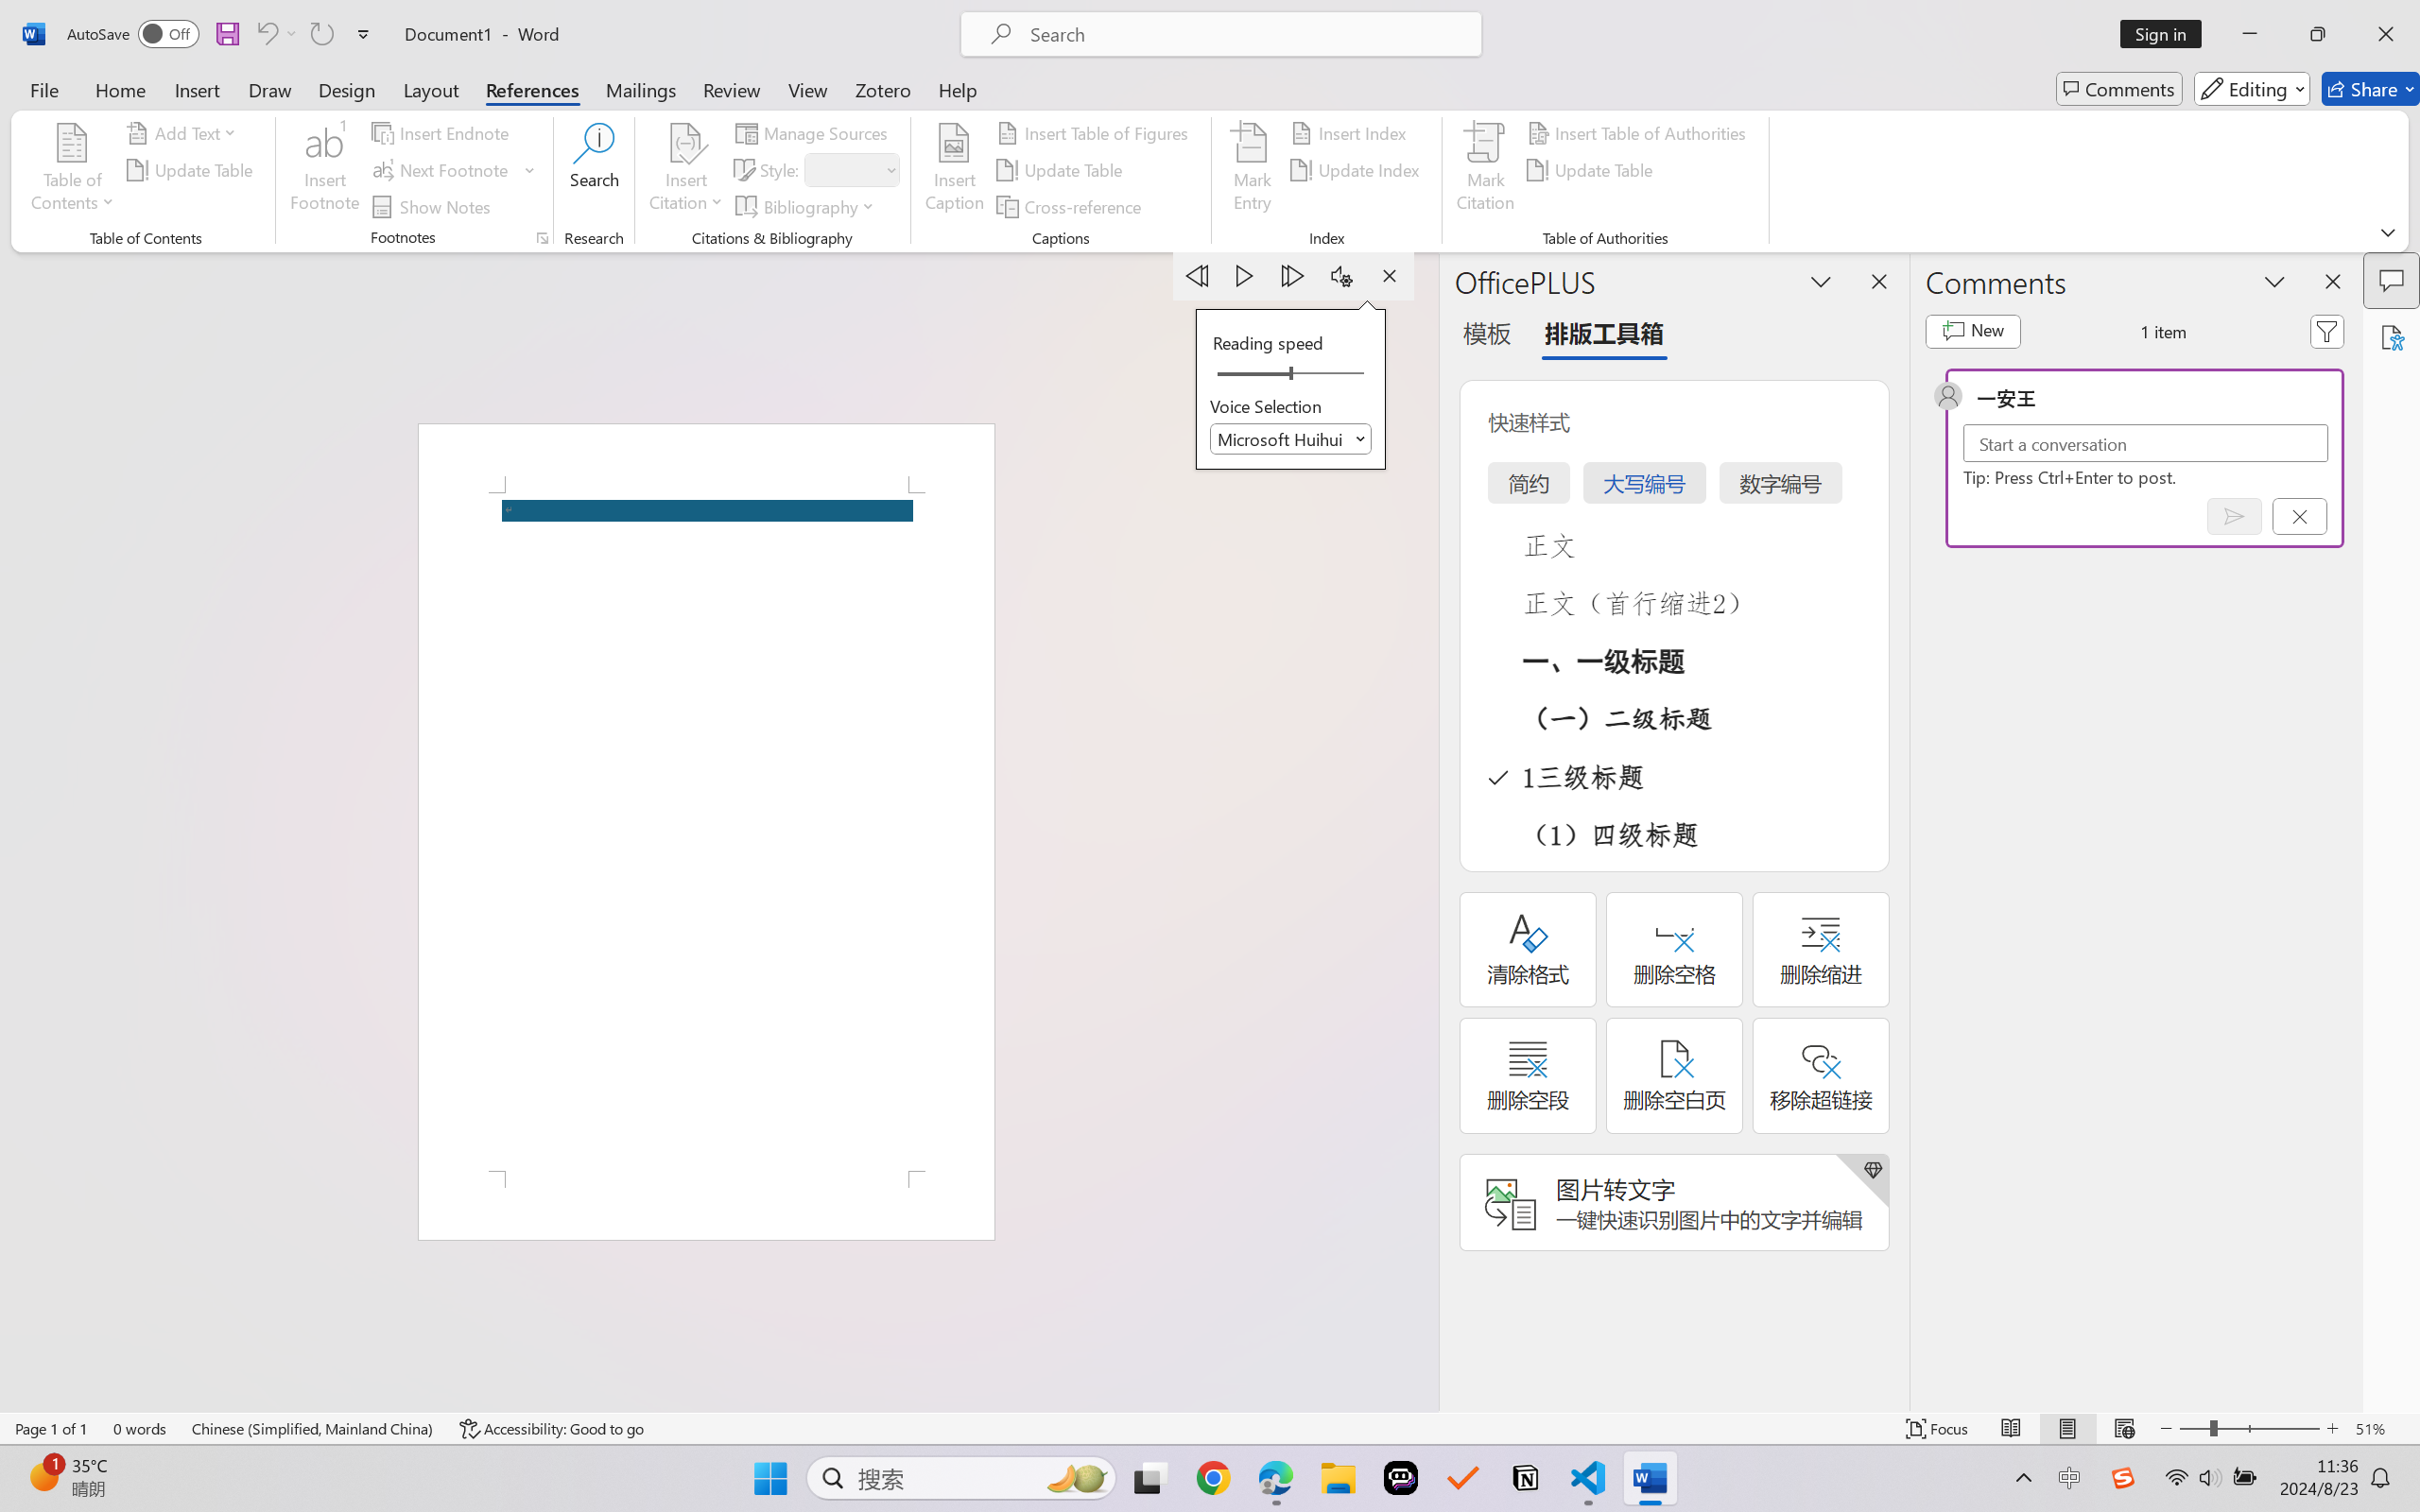 The image size is (2420, 1512). I want to click on 'Undo Apply Quick Style Set', so click(274, 33).